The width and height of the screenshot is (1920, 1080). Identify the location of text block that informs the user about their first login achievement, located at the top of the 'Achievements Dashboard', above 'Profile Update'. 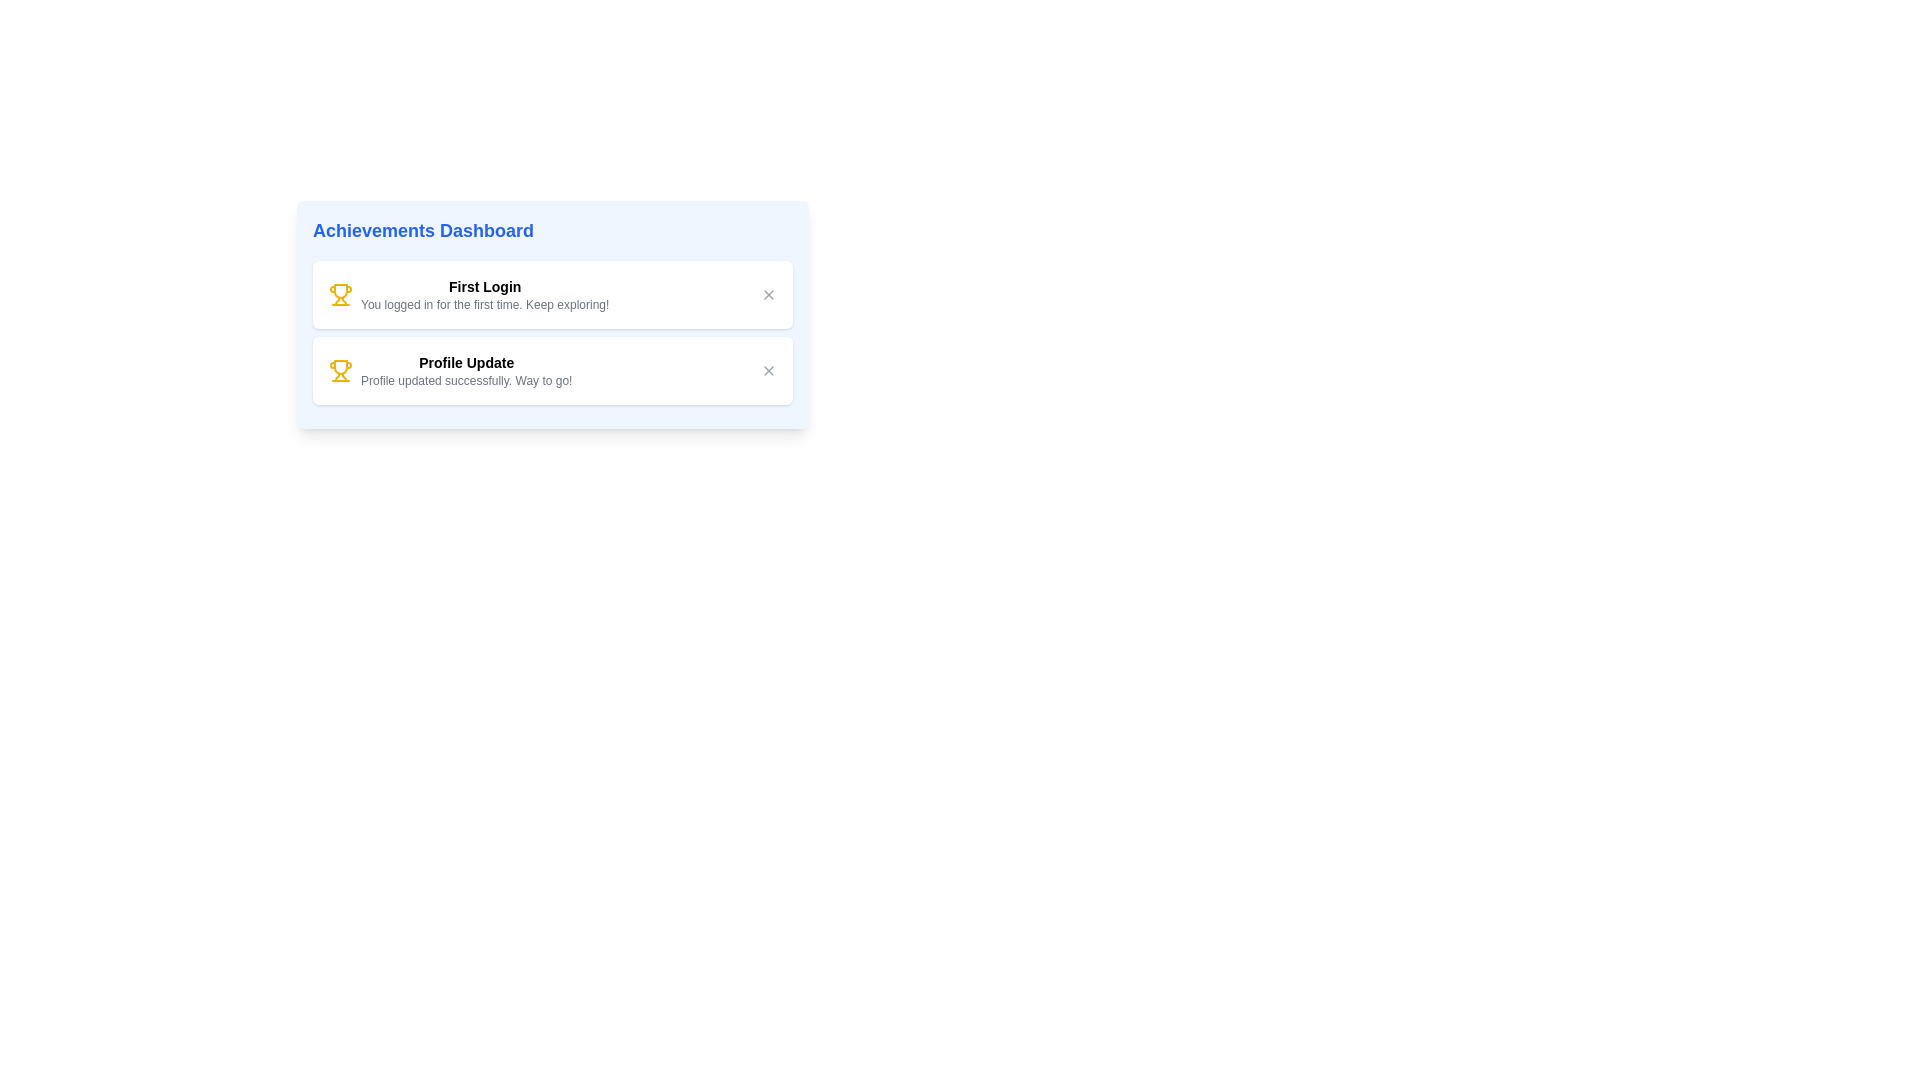
(485, 294).